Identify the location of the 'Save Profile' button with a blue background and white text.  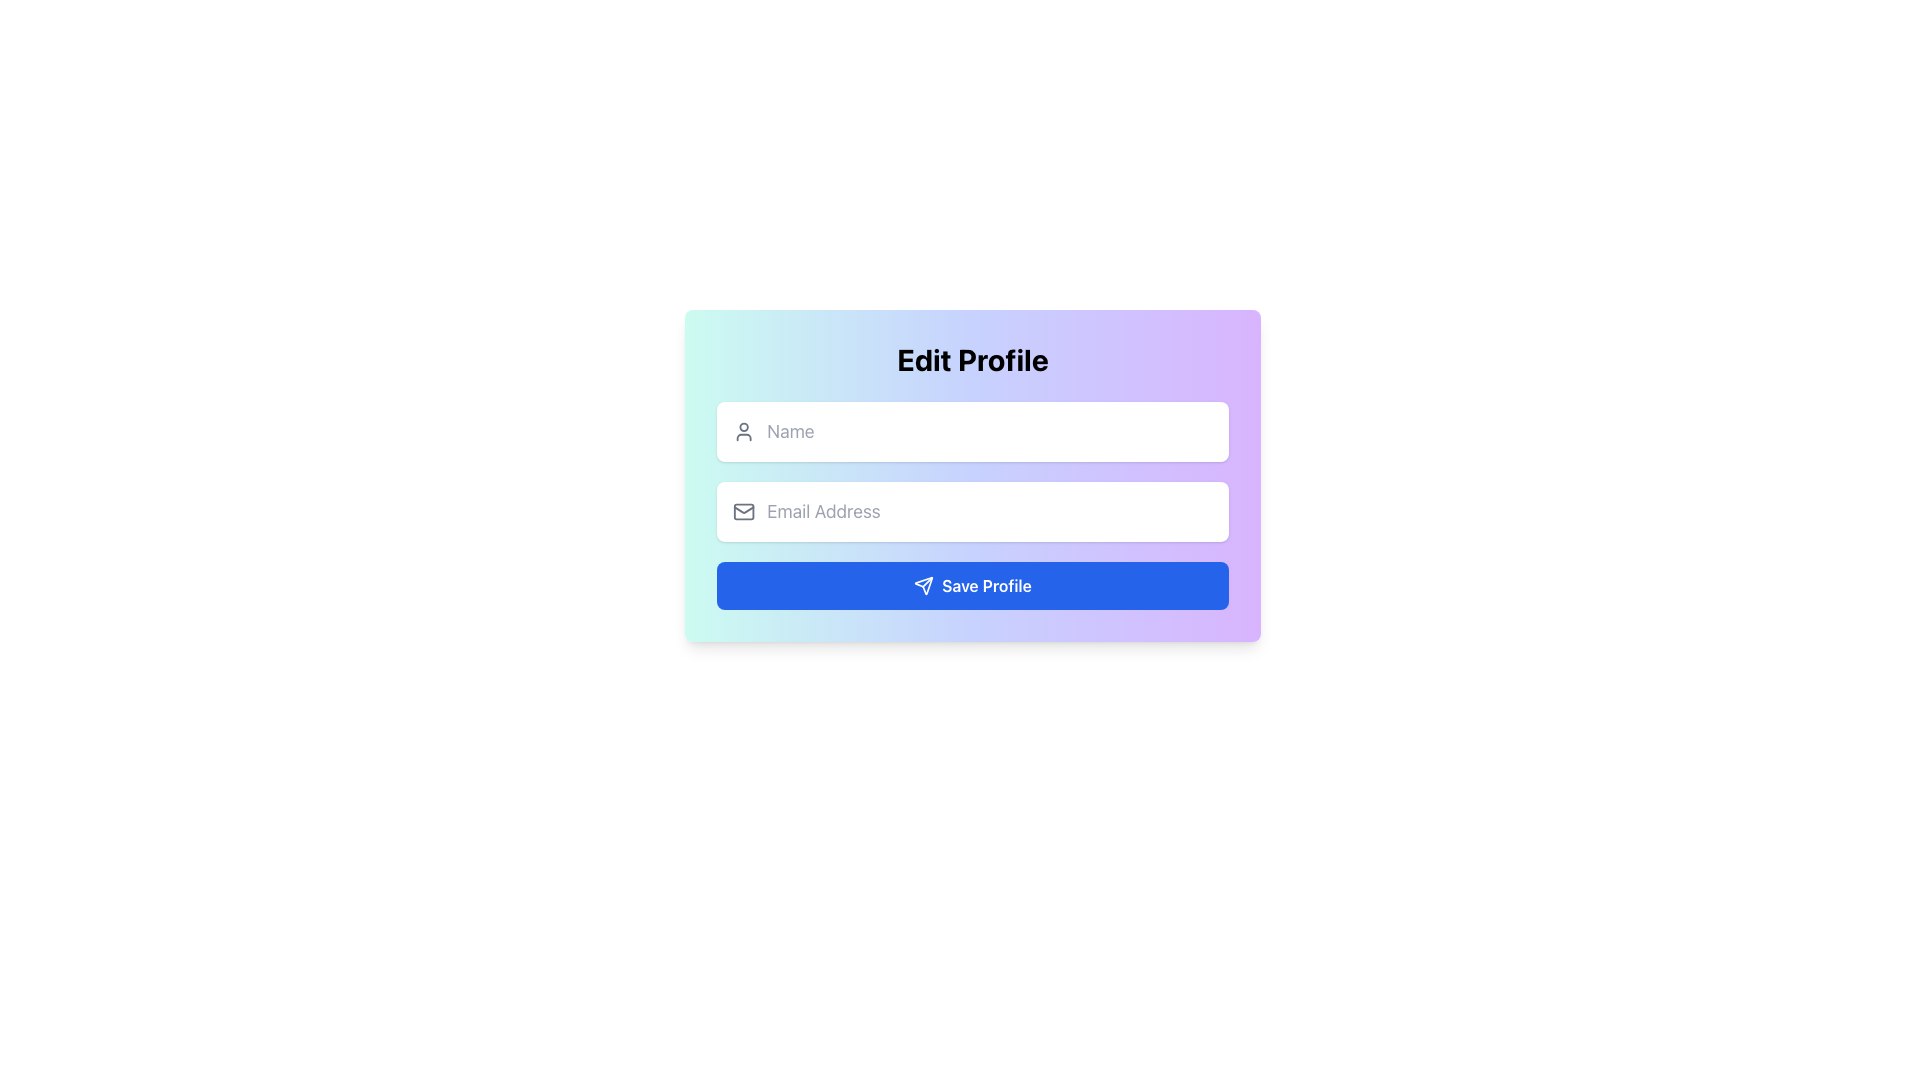
(973, 585).